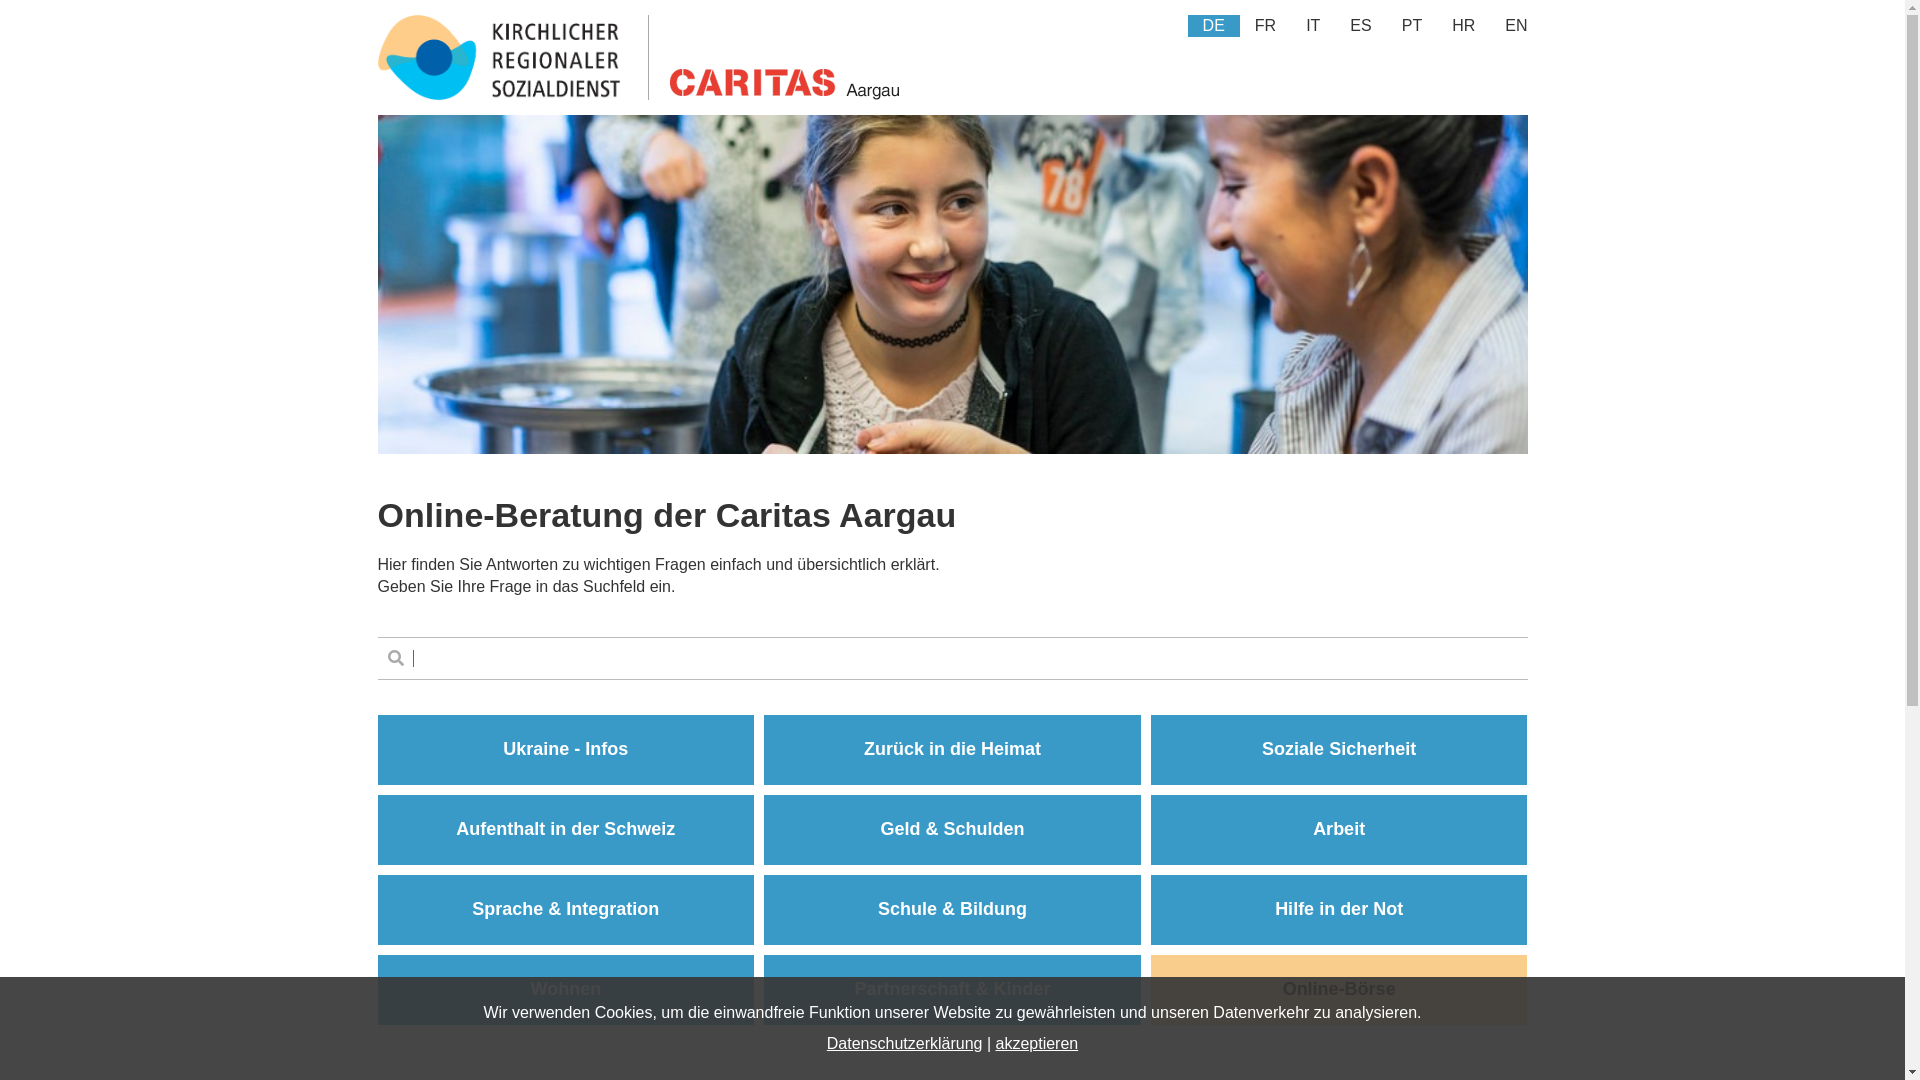 The height and width of the screenshot is (1080, 1920). I want to click on 'Partnerschaft & Kinder', so click(951, 990).